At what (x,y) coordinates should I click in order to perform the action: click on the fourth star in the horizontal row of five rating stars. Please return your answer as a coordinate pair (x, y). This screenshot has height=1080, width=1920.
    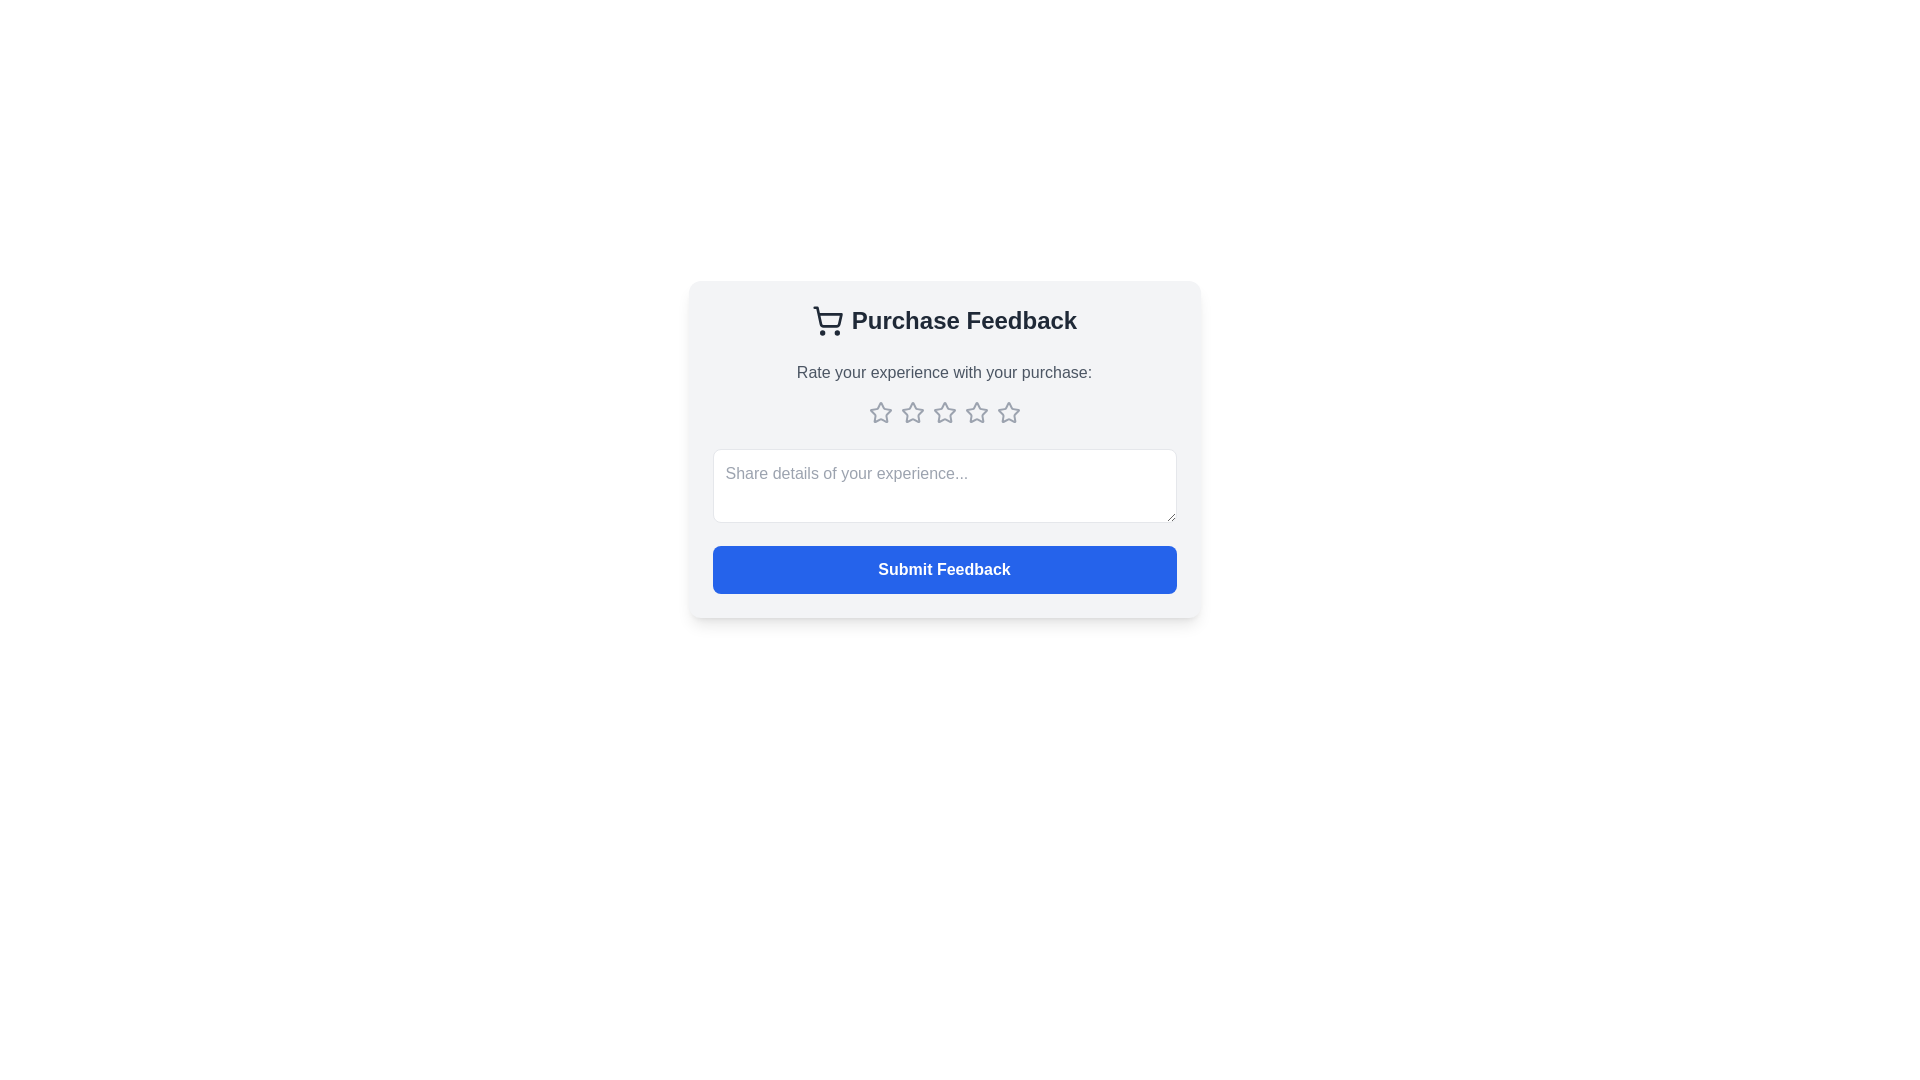
    Looking at the image, I should click on (1008, 411).